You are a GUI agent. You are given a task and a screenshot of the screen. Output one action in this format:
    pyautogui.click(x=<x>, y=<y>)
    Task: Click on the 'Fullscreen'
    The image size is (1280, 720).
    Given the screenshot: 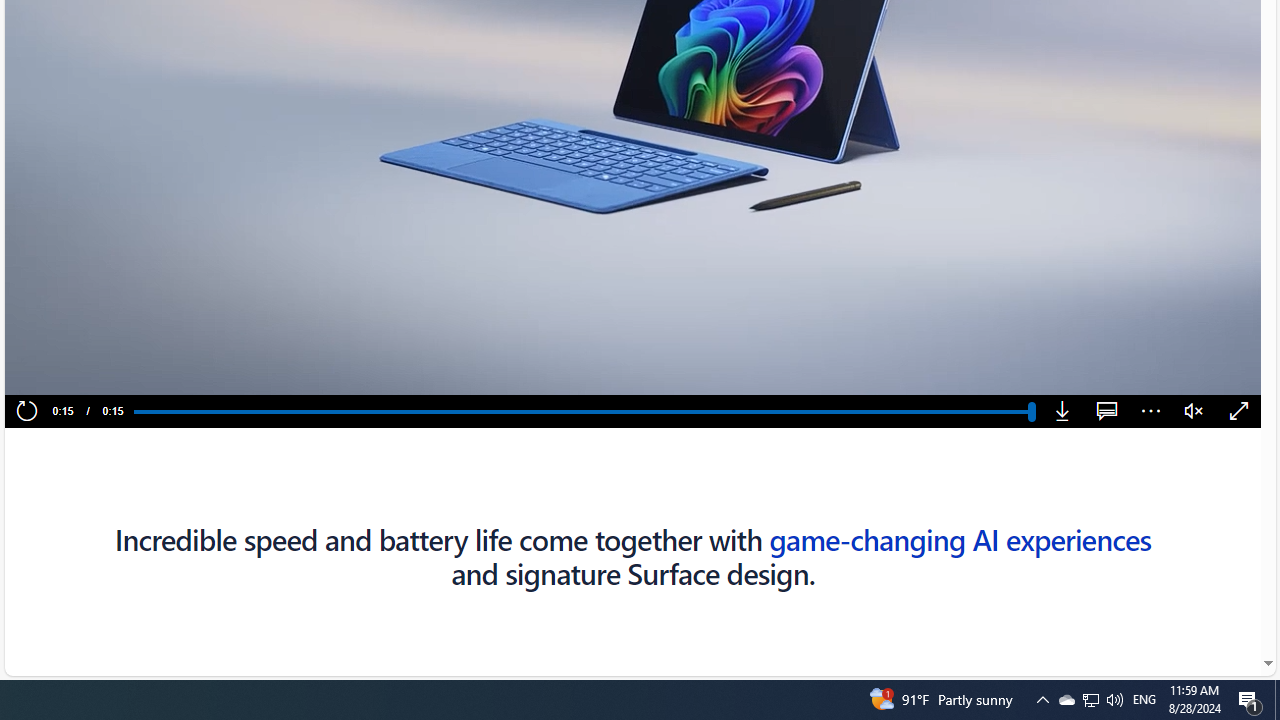 What is the action you would take?
    pyautogui.click(x=1238, y=411)
    